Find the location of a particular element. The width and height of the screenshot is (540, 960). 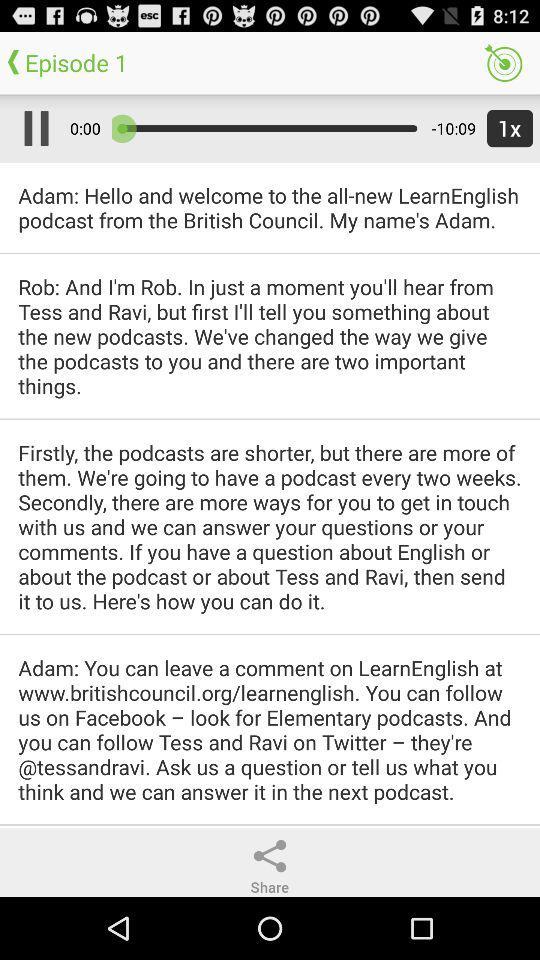

the firstly the podcasts item is located at coordinates (270, 525).